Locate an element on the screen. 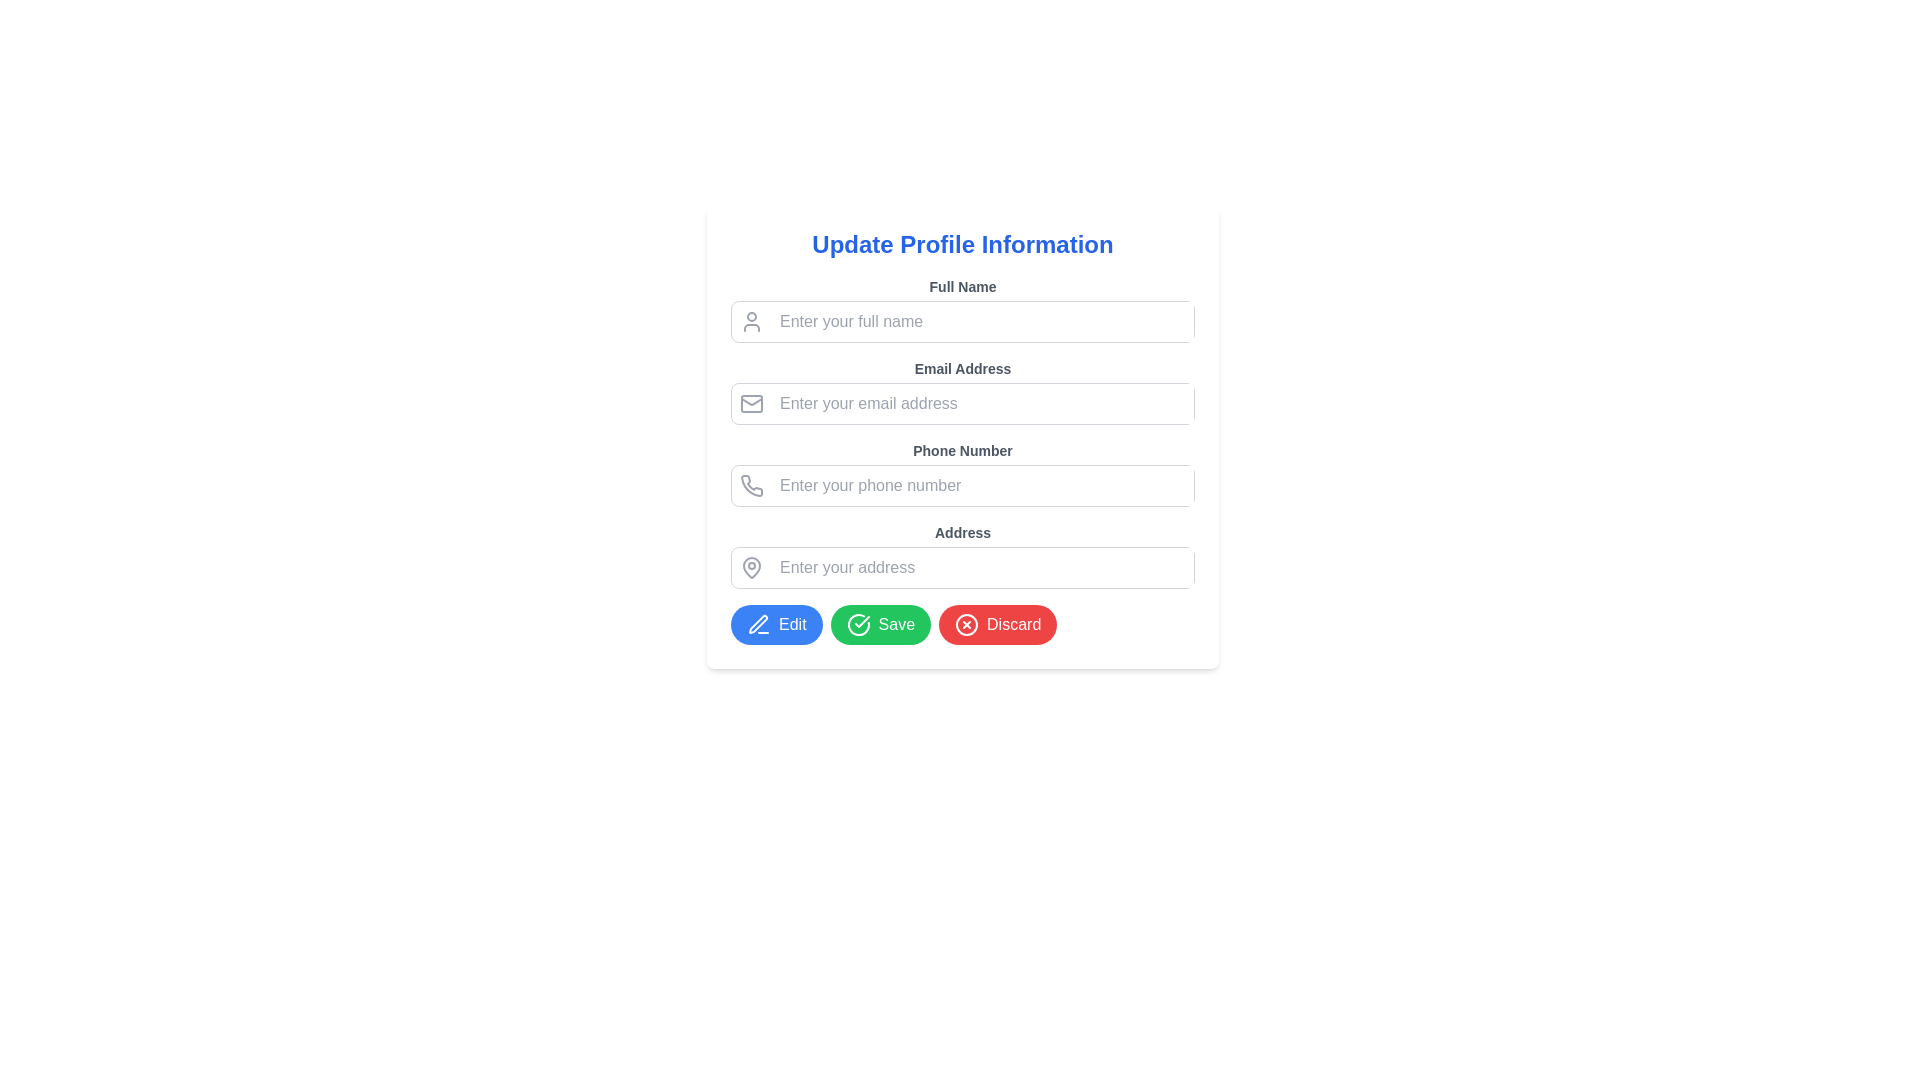  the address input field icon located in the profile update section to associate the input functionality with an address-related purpose is located at coordinates (751, 567).